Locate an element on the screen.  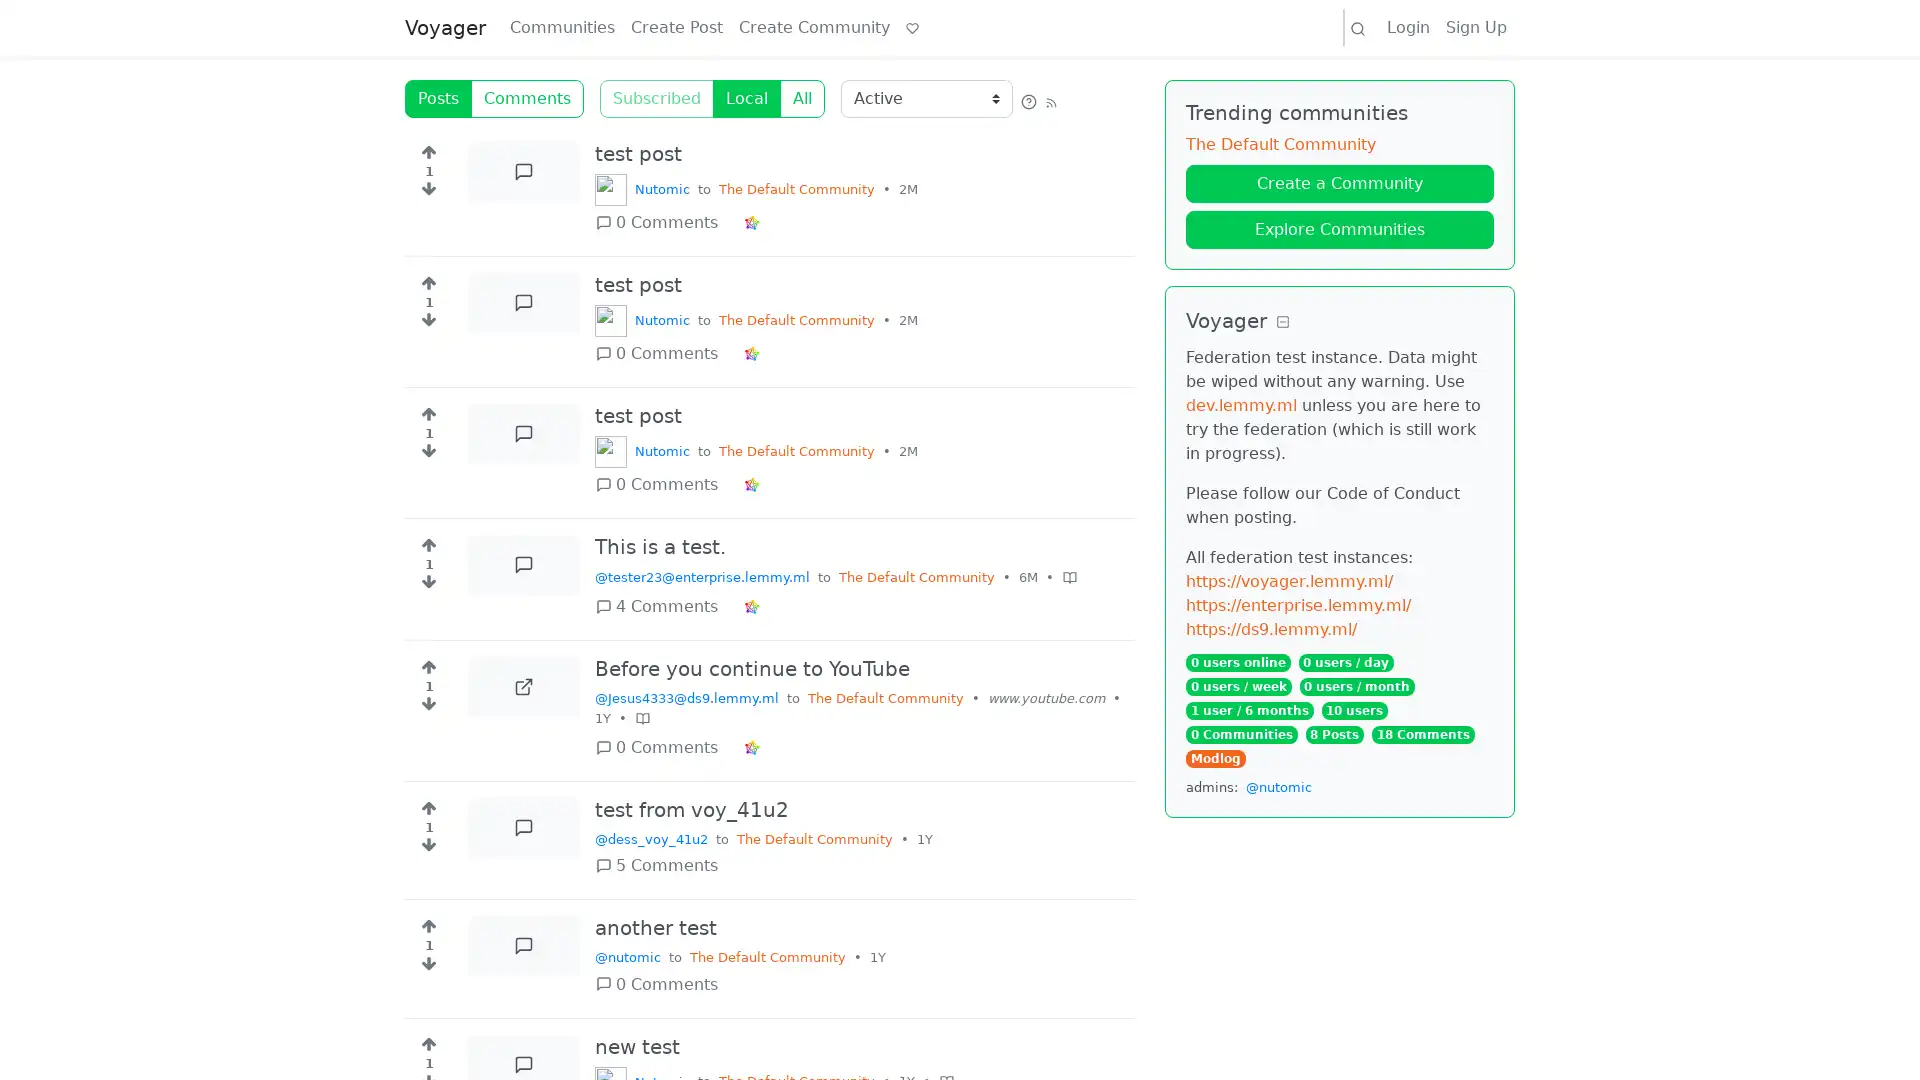
0 Comments is located at coordinates (662, 353).